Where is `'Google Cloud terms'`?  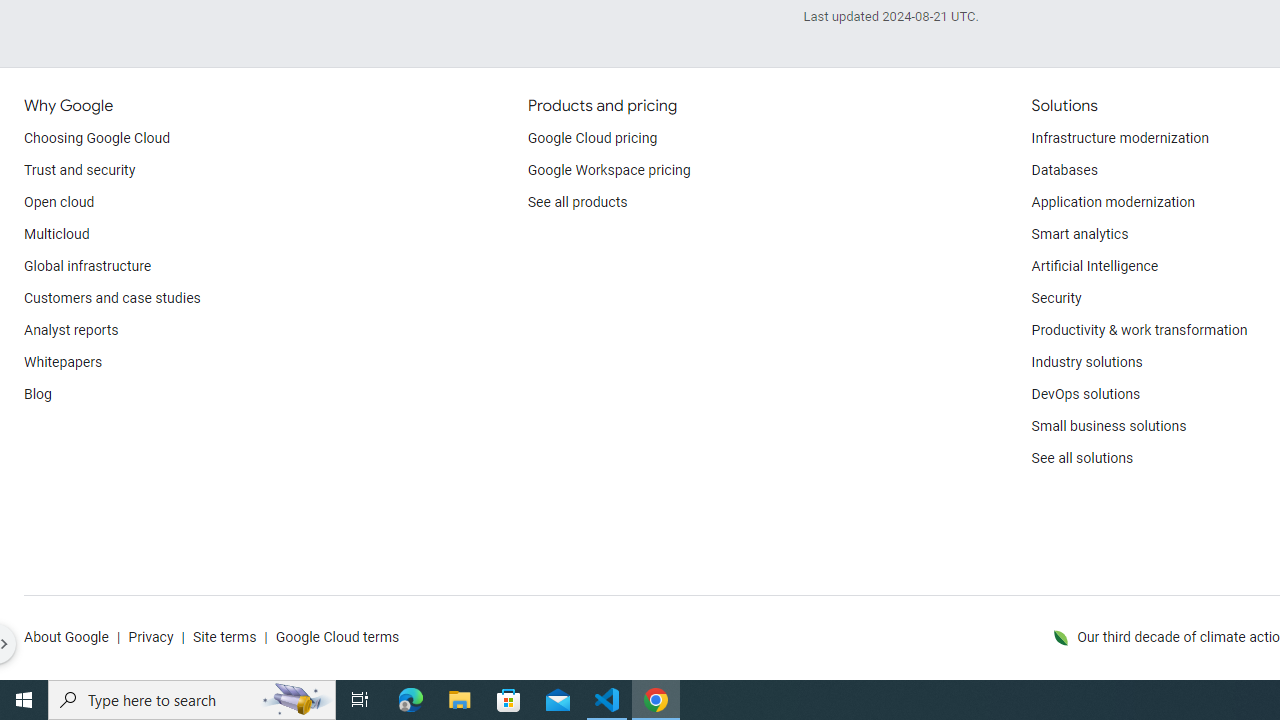 'Google Cloud terms' is located at coordinates (337, 637).